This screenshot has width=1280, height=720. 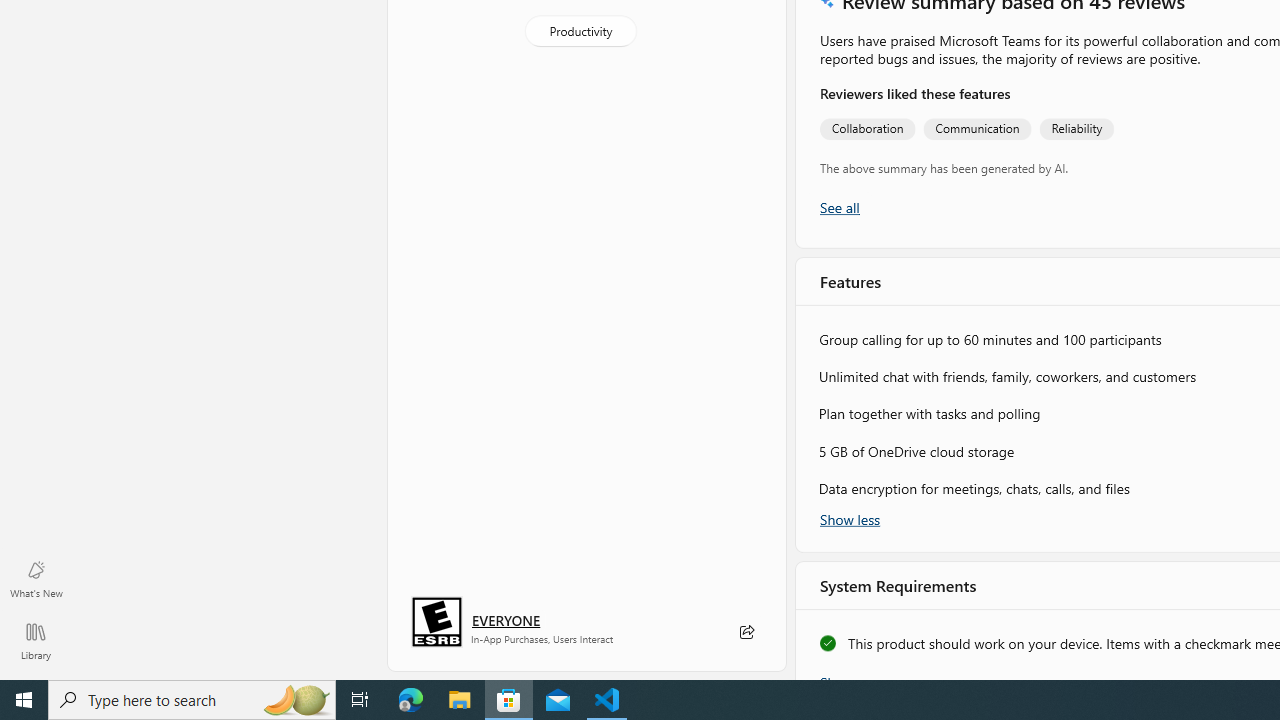 What do you see at coordinates (850, 517) in the screenshot?
I see `'Show less'` at bounding box center [850, 517].